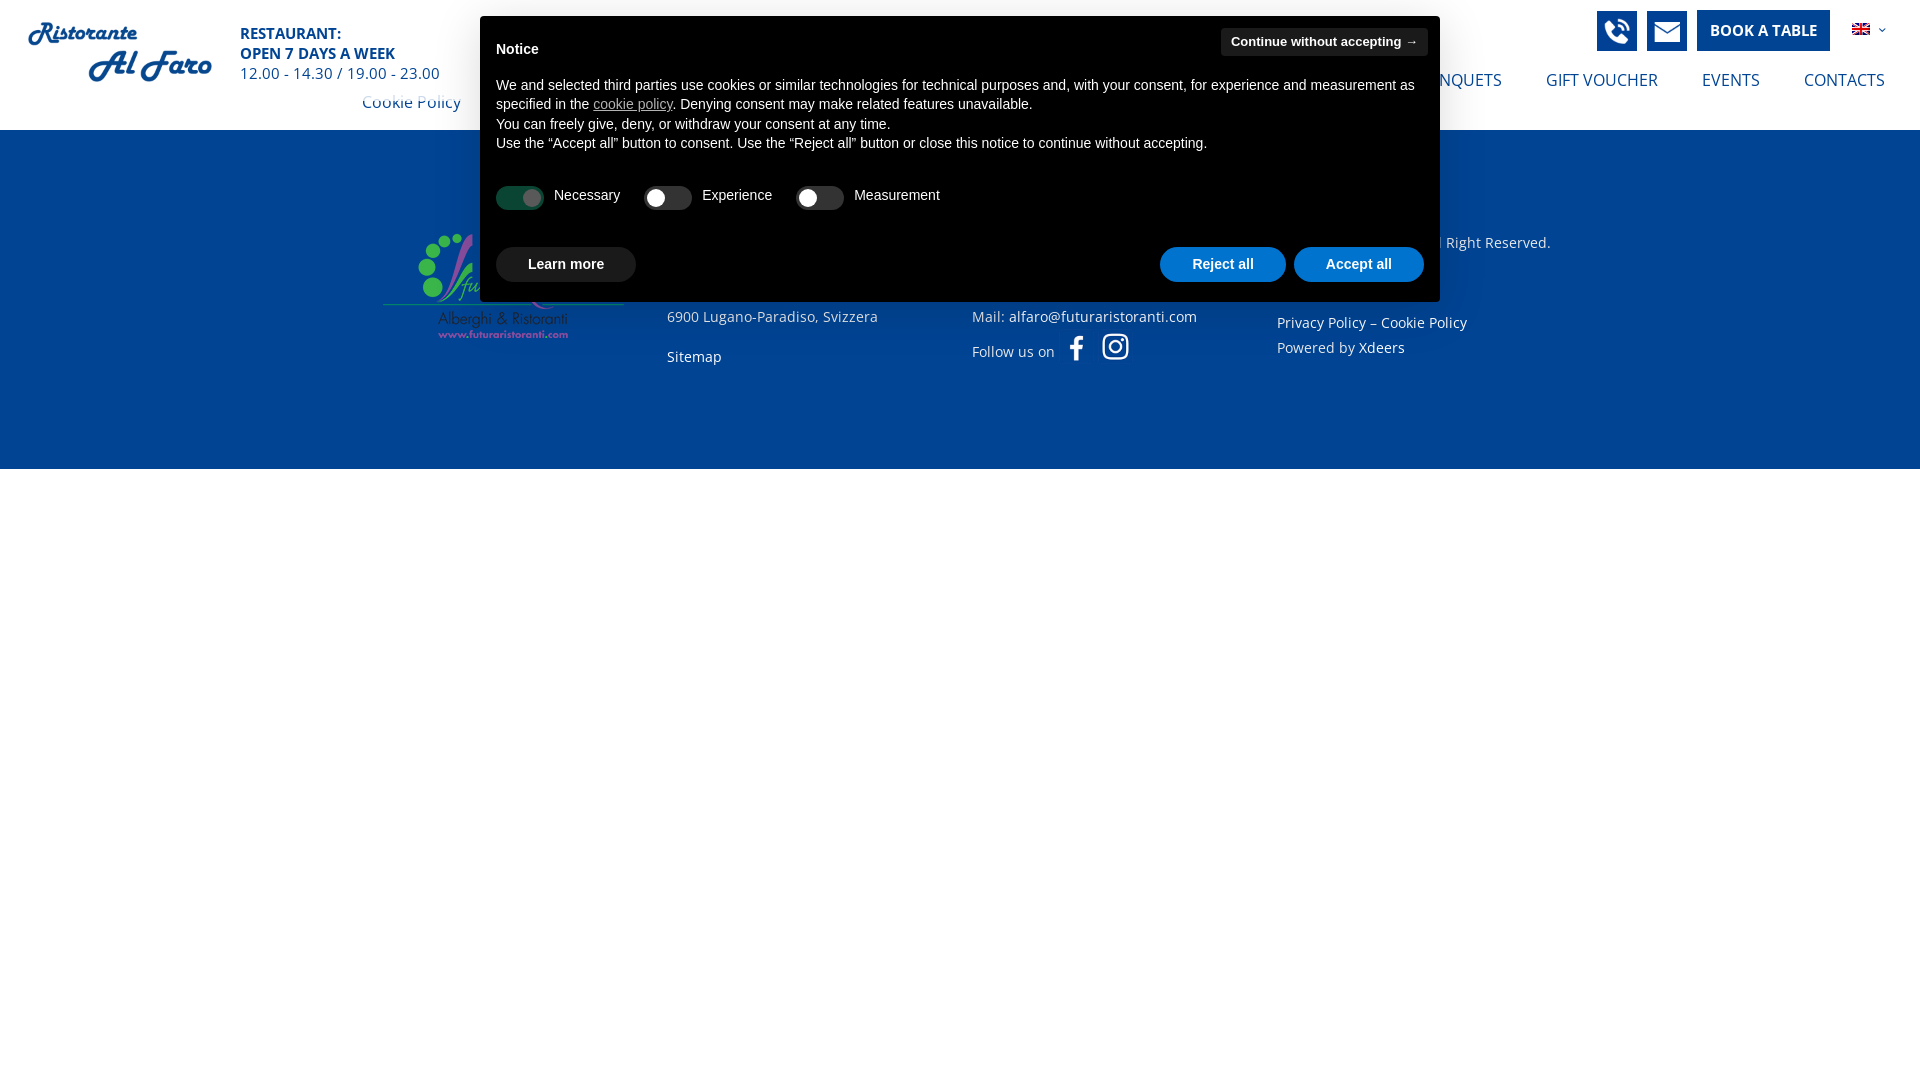 The image size is (1920, 1080). I want to click on 'Restaurant Al Faro Lugano', so click(119, 49).